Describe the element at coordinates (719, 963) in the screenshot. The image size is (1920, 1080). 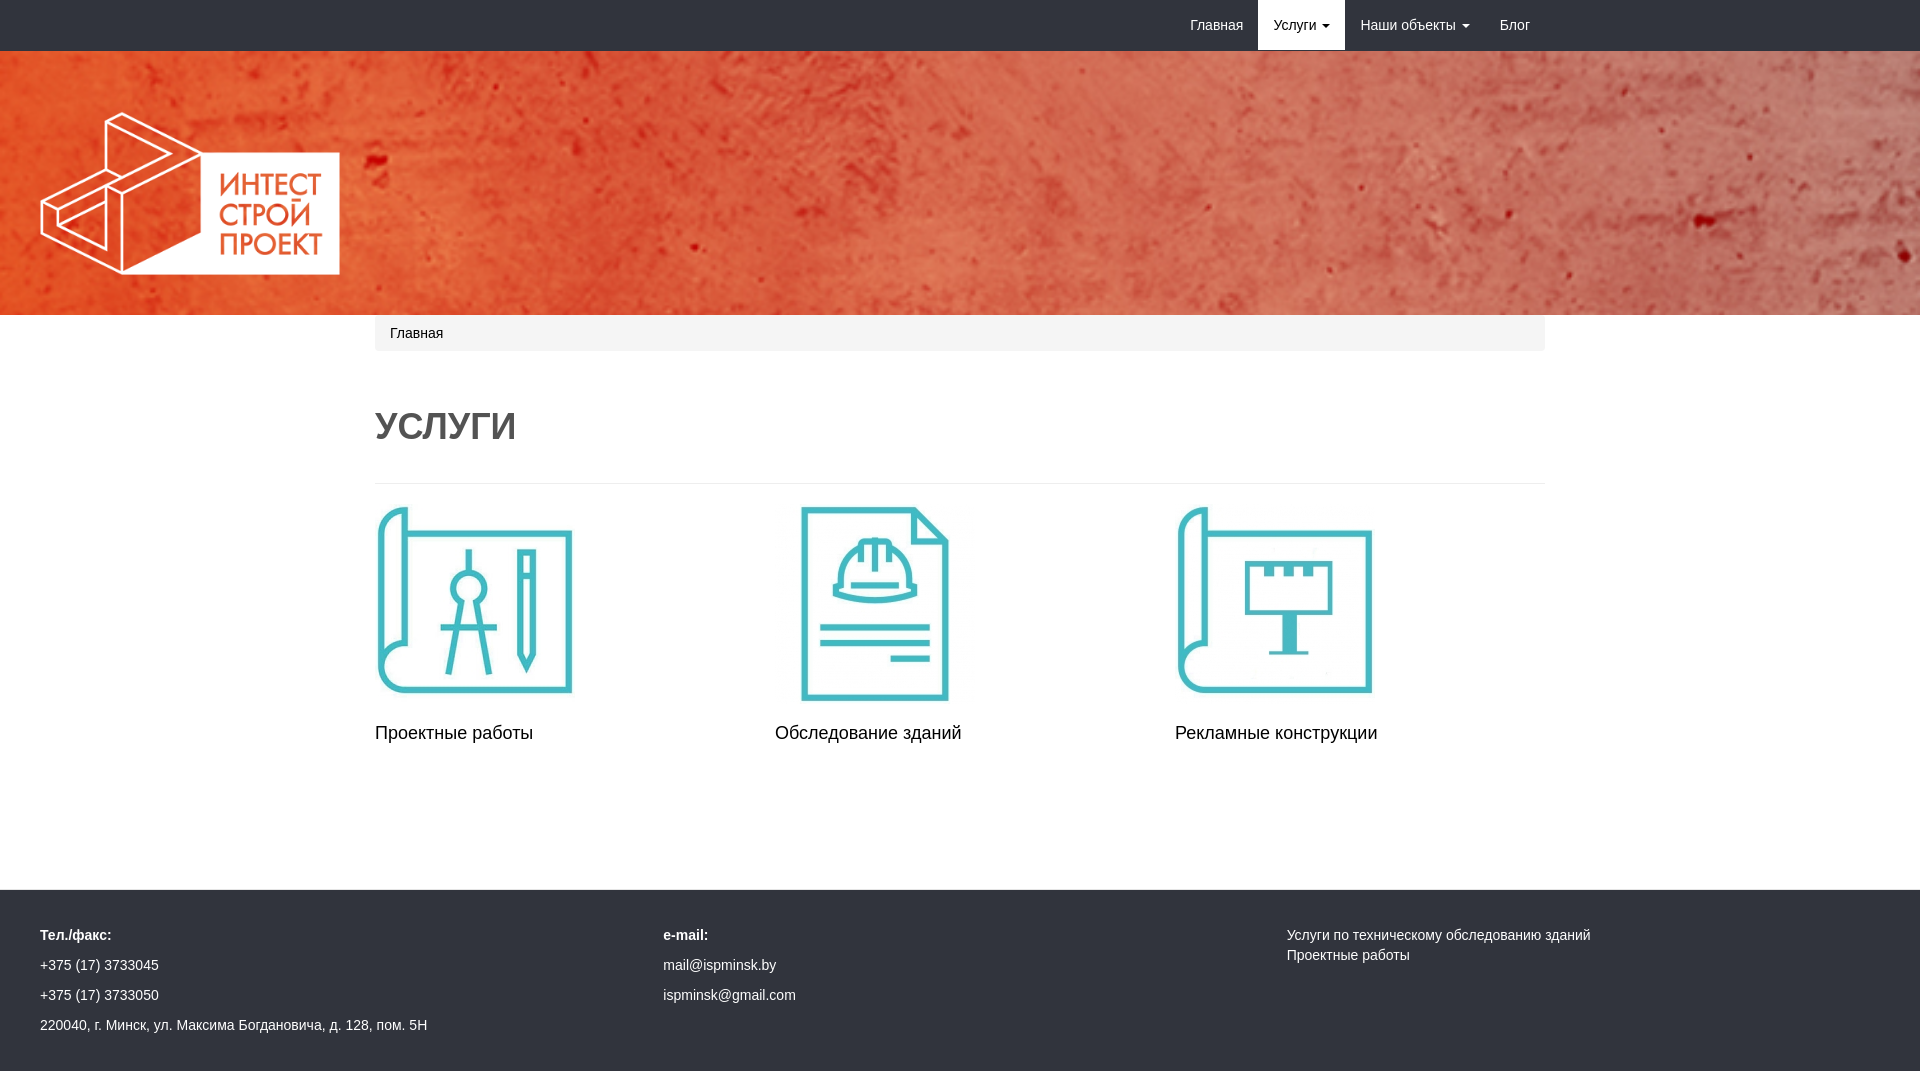
I see `'mail@ispminsk.by'` at that location.